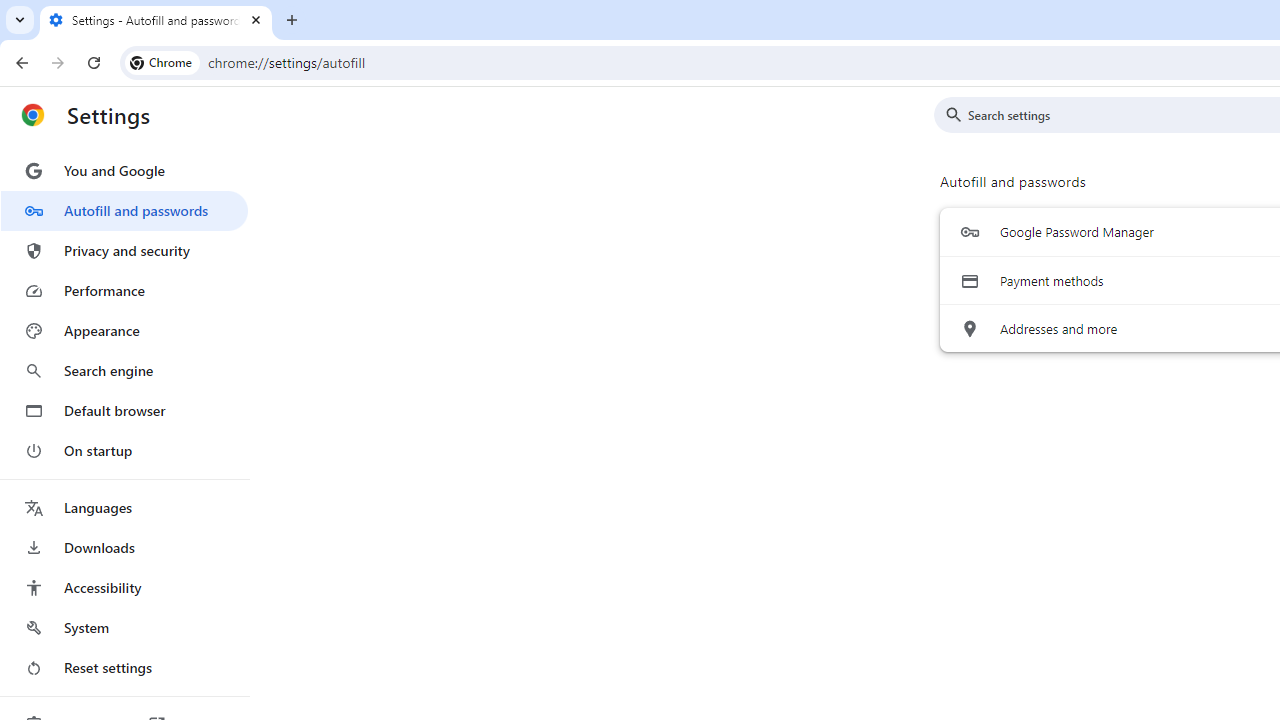 Image resolution: width=1280 pixels, height=720 pixels. I want to click on 'Privacy and security', so click(123, 249).